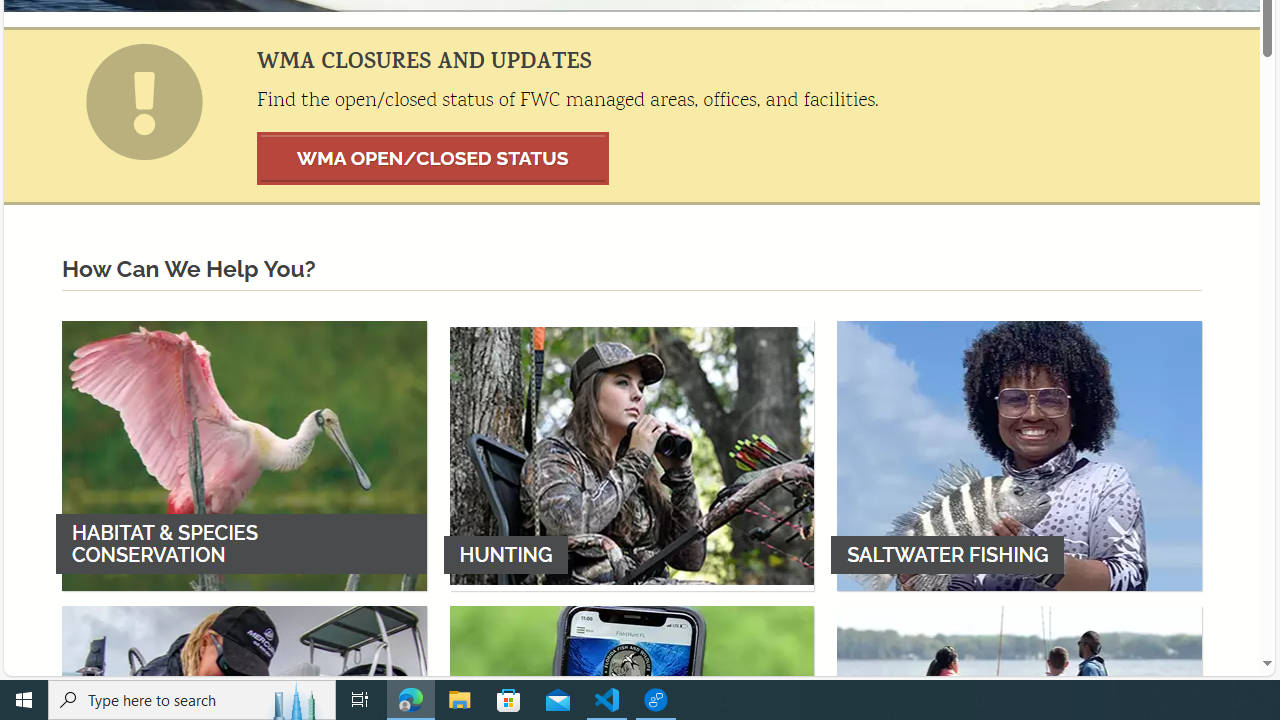 The height and width of the screenshot is (720, 1280). What do you see at coordinates (631, 455) in the screenshot?
I see `'HUNTING'` at bounding box center [631, 455].